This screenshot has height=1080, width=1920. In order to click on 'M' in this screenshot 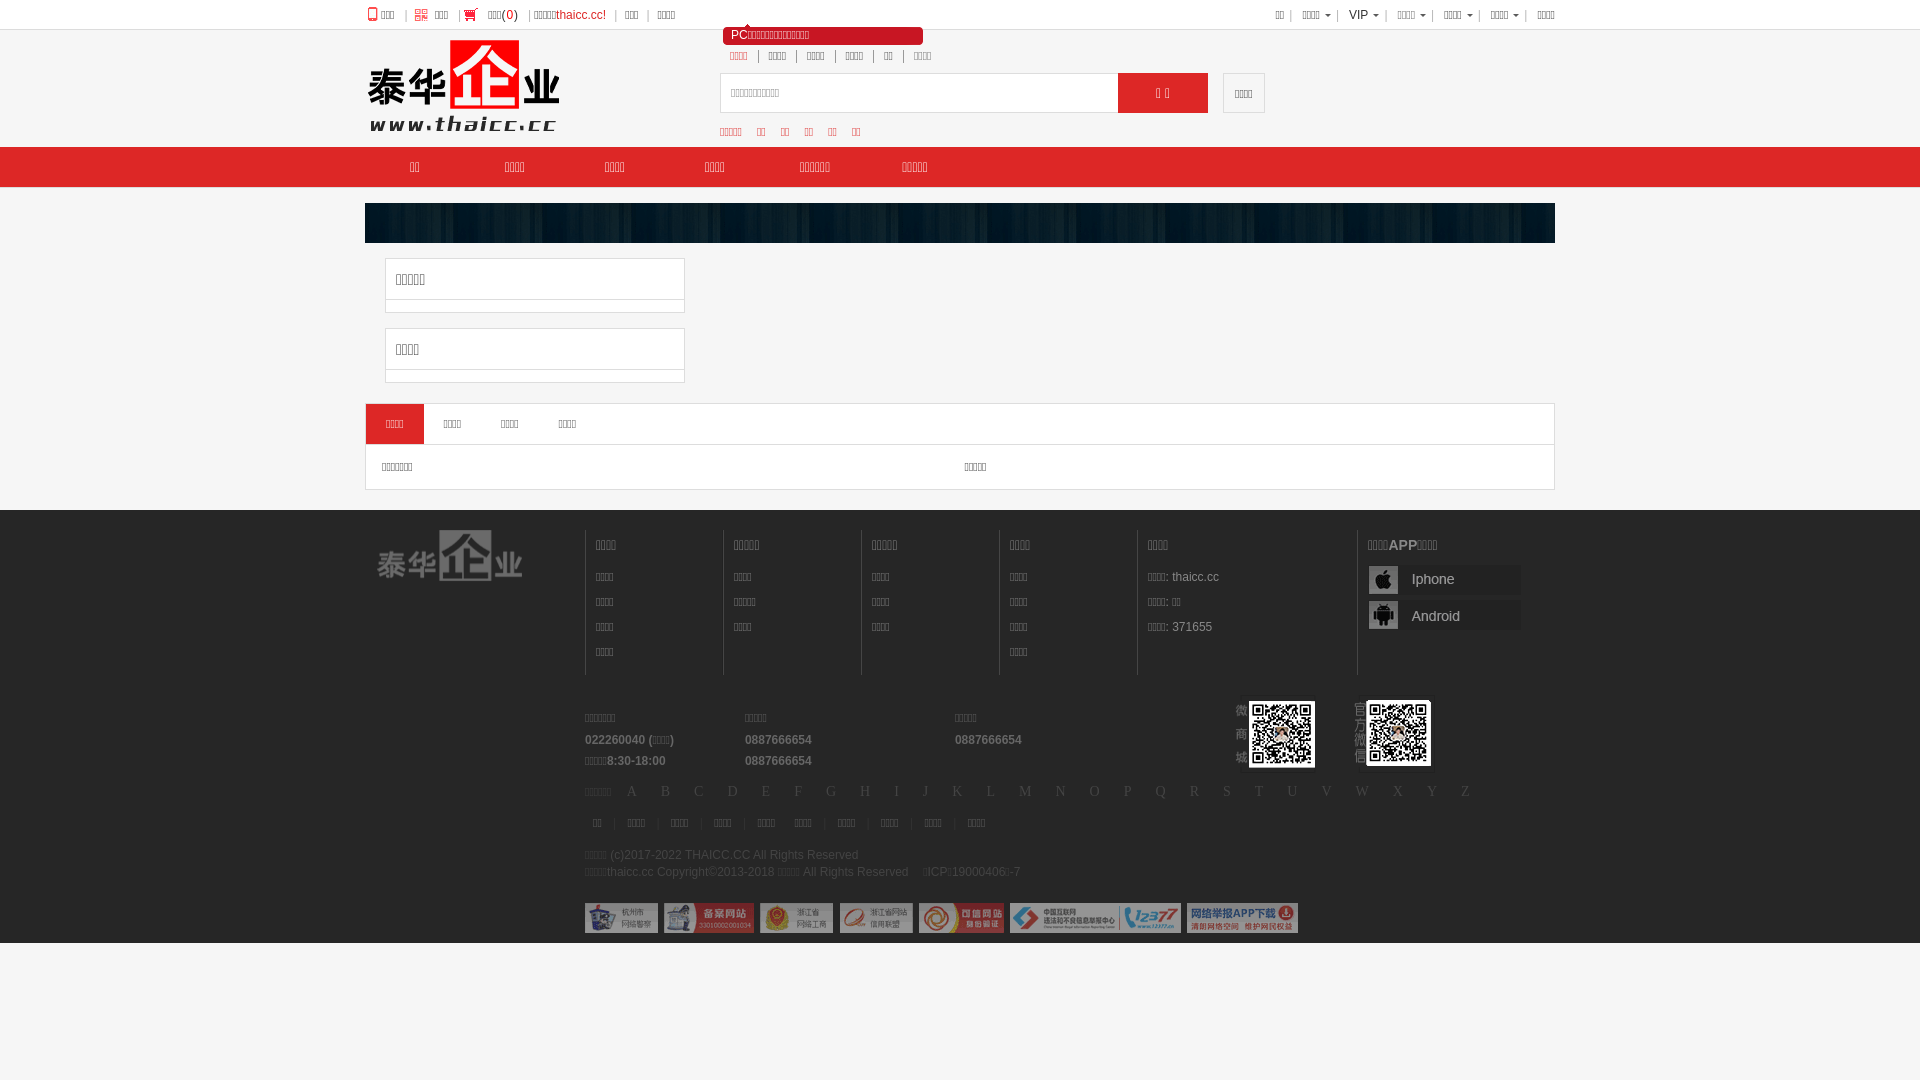, I will do `click(1025, 790)`.